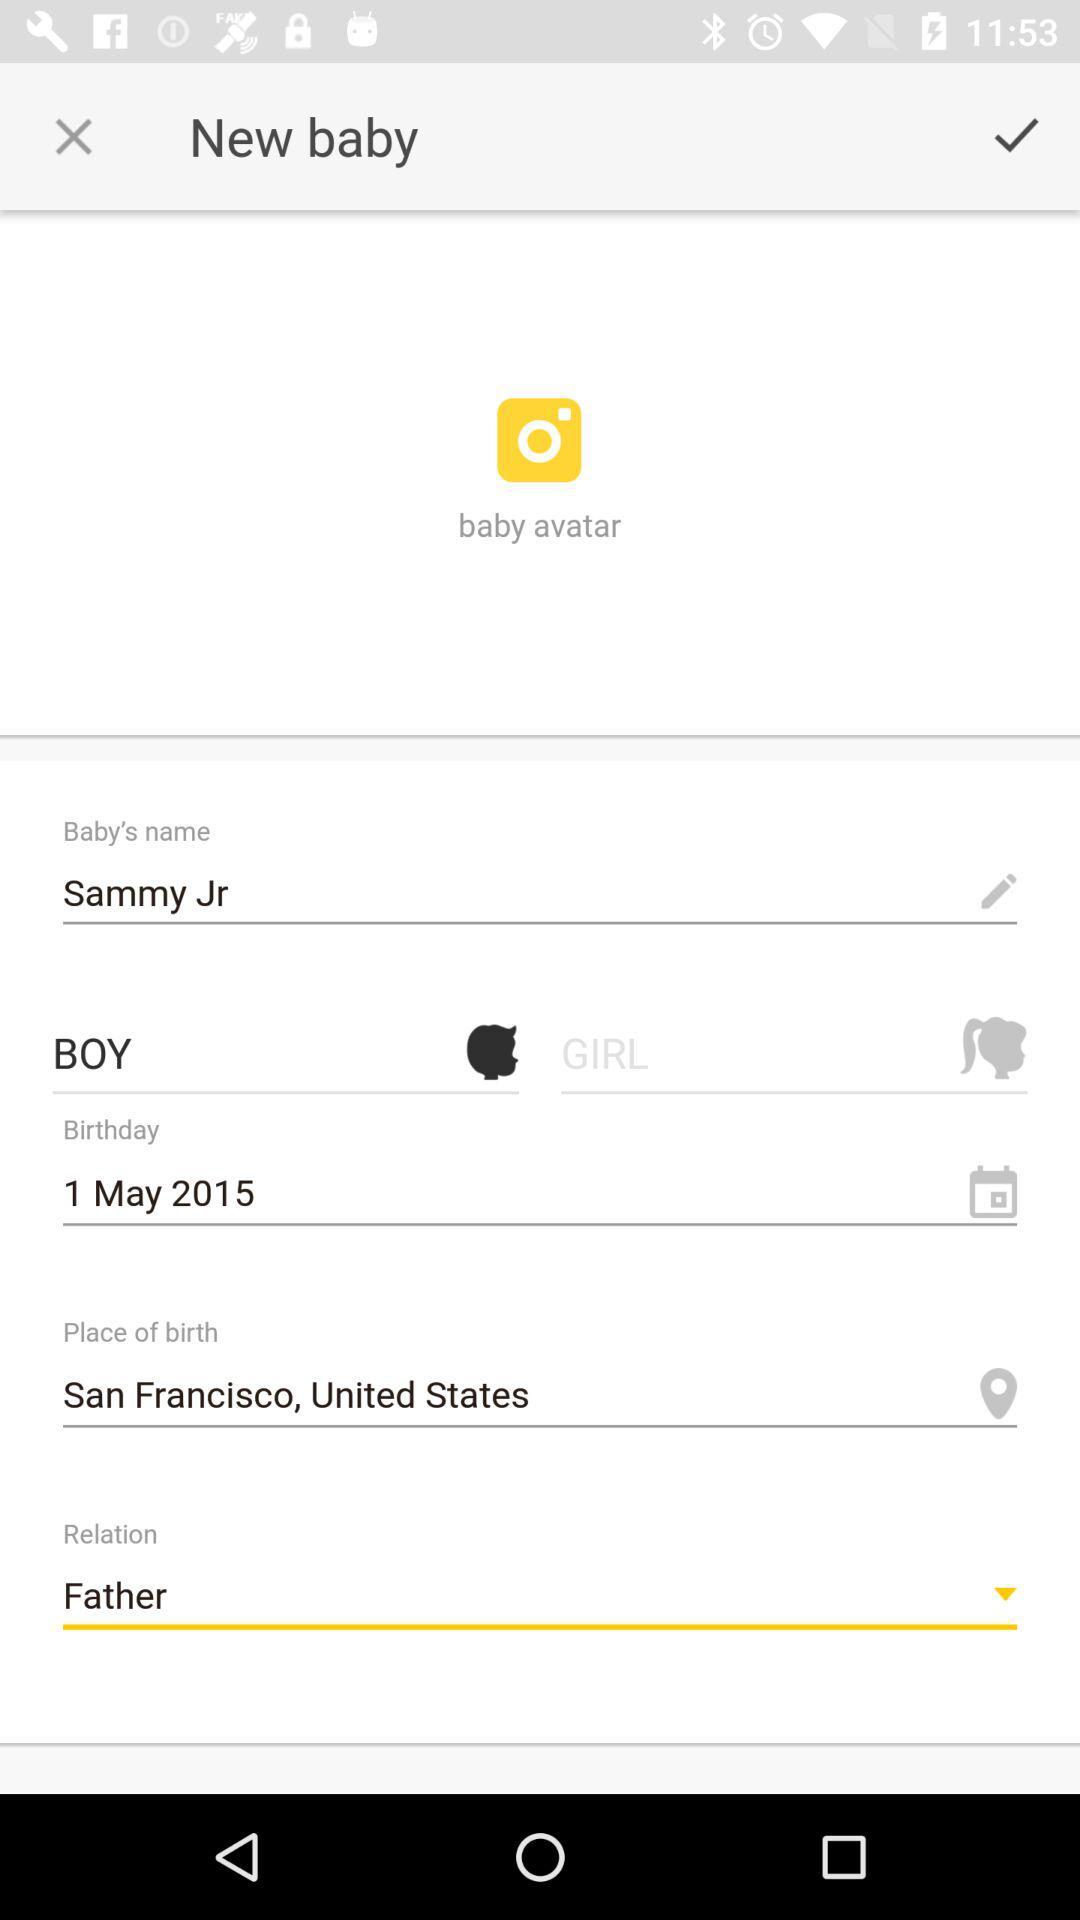 This screenshot has width=1080, height=1920. I want to click on this tap, so click(72, 135).